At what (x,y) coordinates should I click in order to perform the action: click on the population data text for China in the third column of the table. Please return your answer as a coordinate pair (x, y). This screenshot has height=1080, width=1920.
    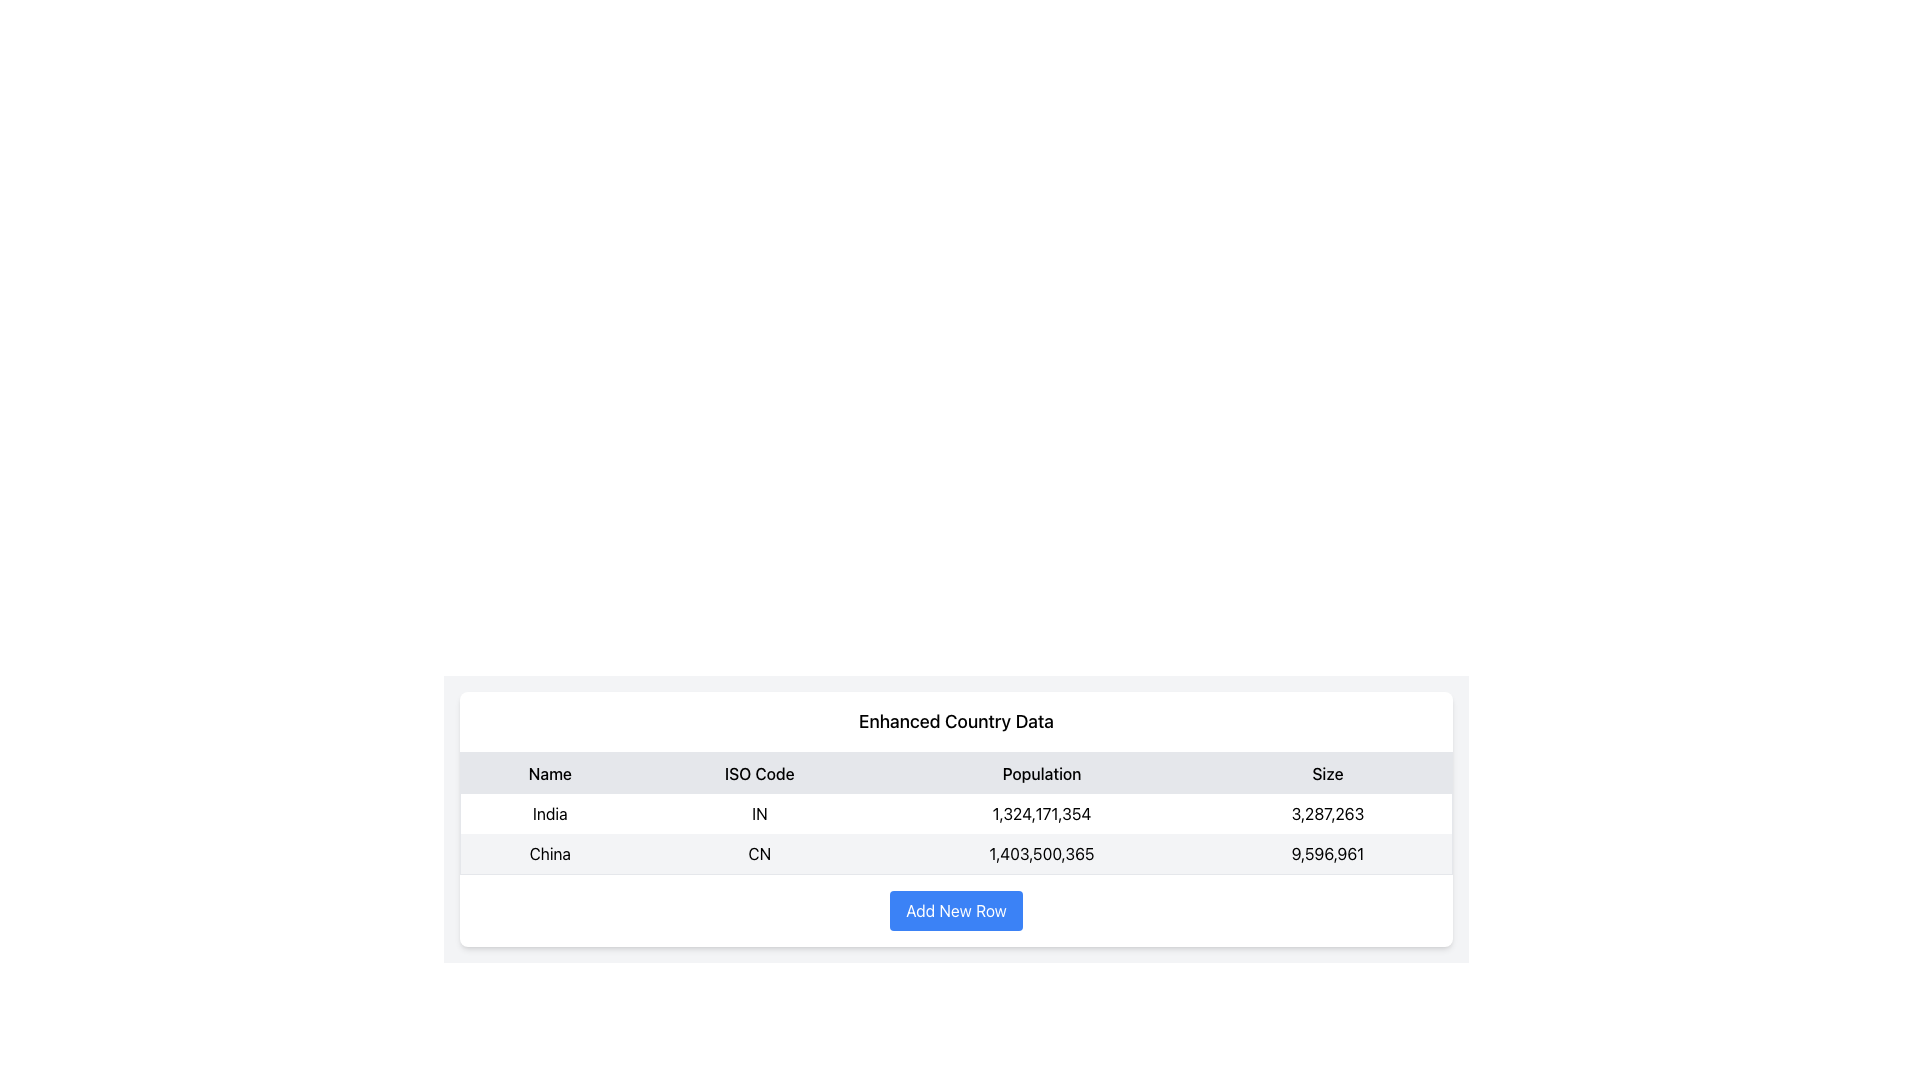
    Looking at the image, I should click on (1040, 854).